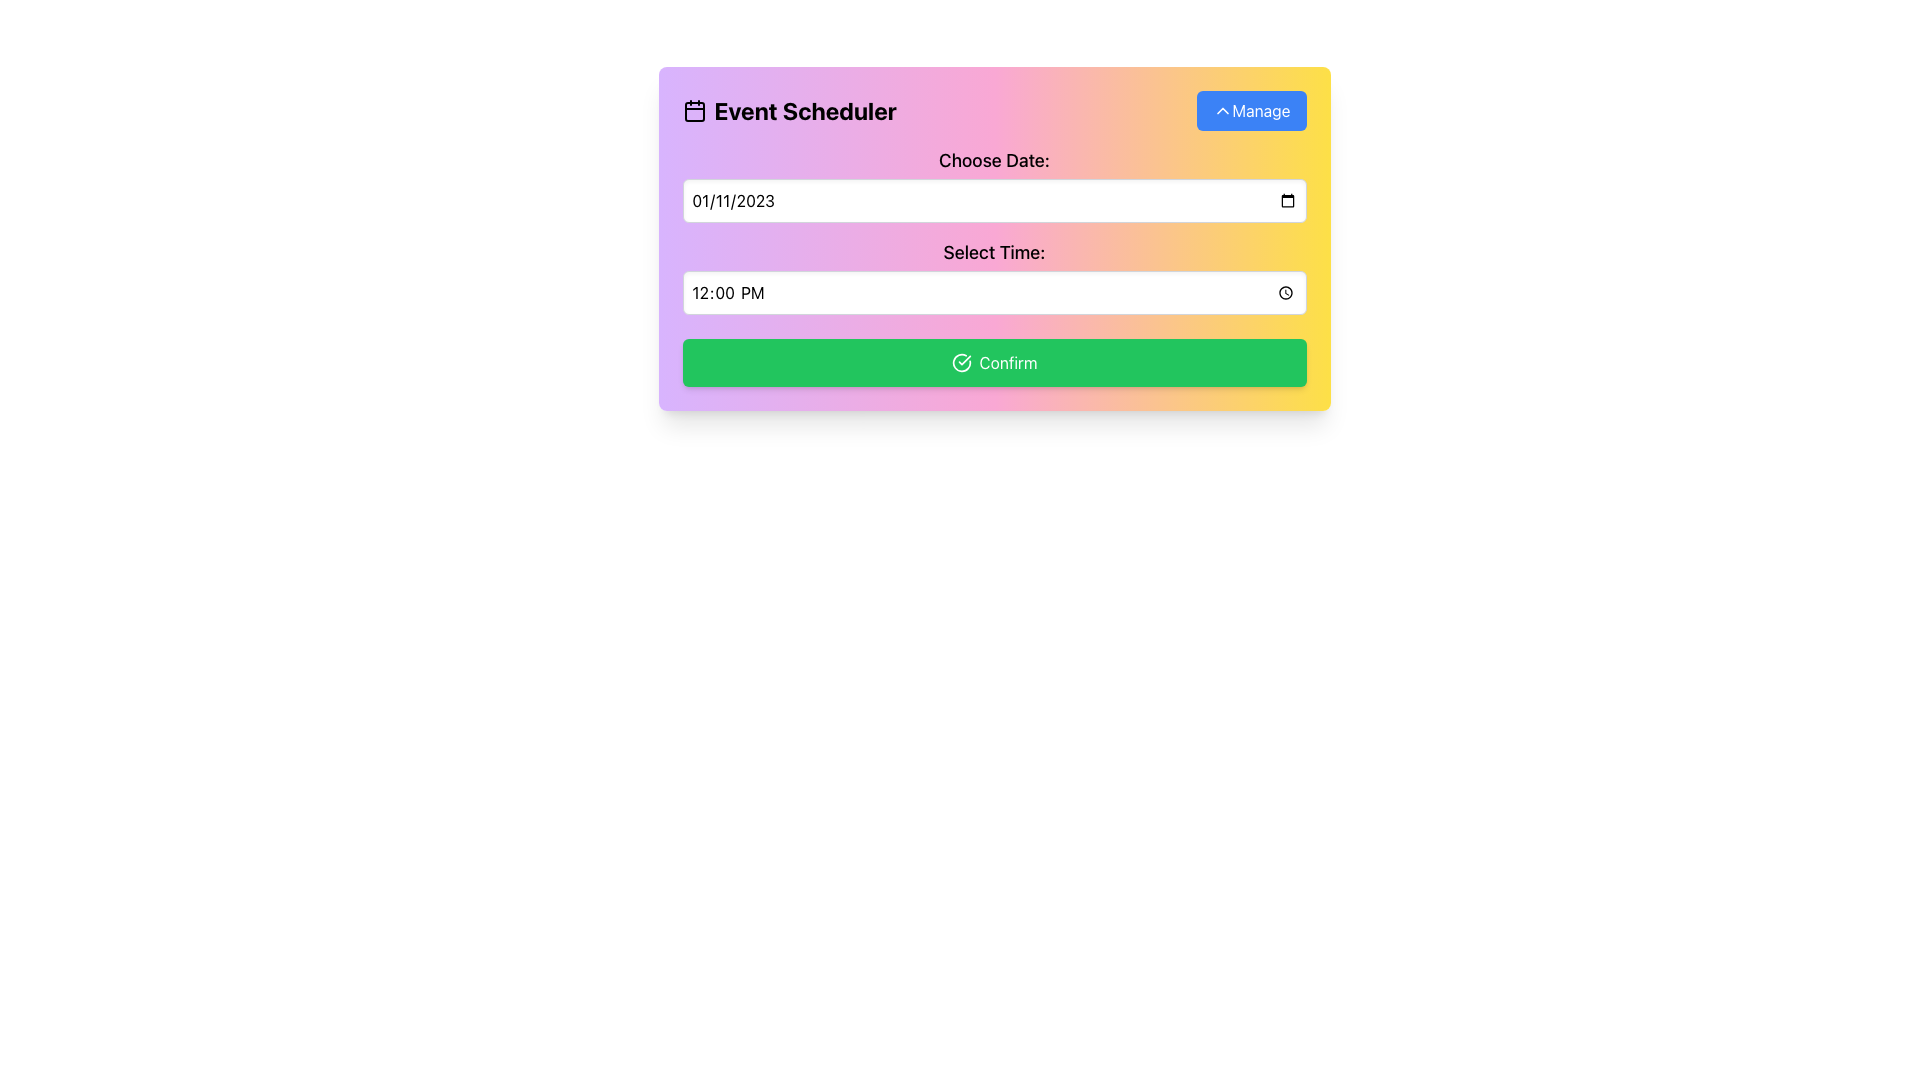 This screenshot has height=1080, width=1920. I want to click on the calendar icon in the Date Picker Input located in the 'Choose Date: Select Time:' component, so click(994, 185).